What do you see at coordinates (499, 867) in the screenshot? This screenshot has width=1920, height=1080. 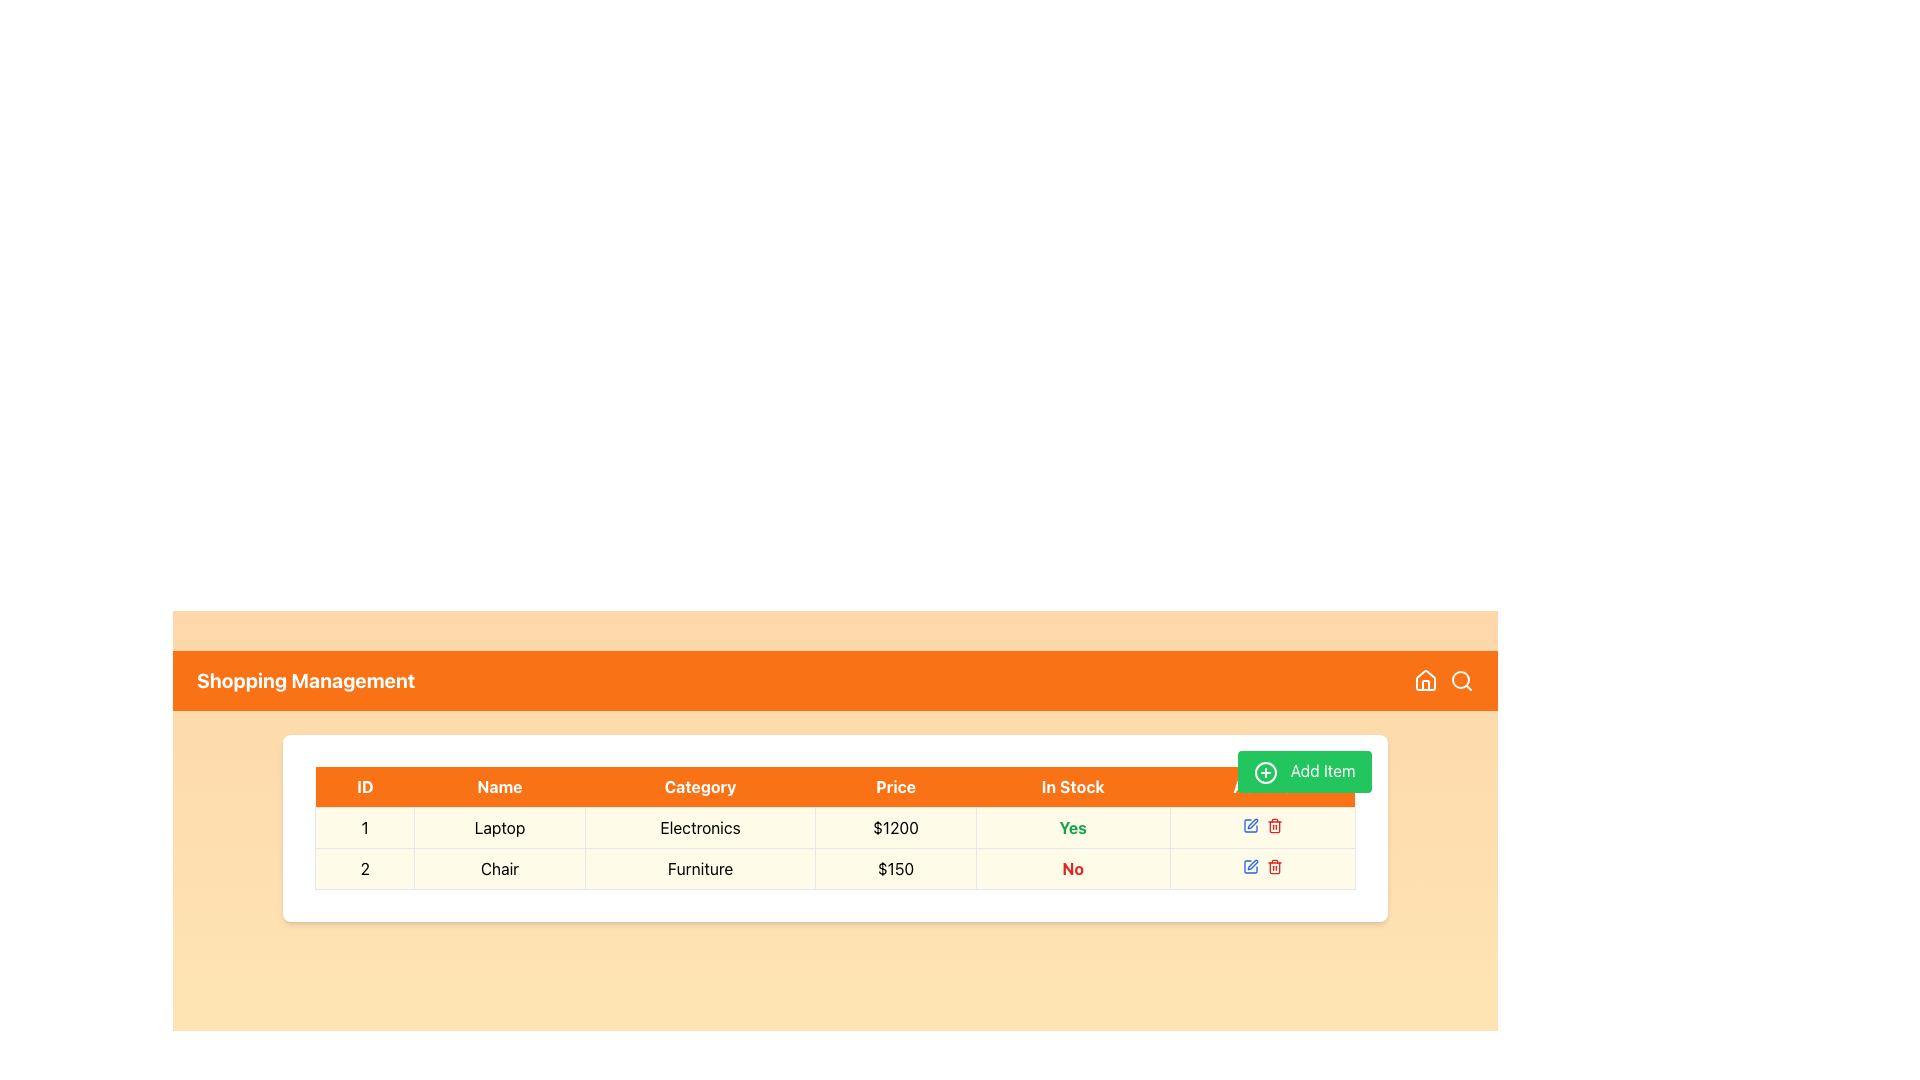 I see `the table cell containing the word 'Chair', which is the second cell in the second row under the 'Name' column` at bounding box center [499, 867].